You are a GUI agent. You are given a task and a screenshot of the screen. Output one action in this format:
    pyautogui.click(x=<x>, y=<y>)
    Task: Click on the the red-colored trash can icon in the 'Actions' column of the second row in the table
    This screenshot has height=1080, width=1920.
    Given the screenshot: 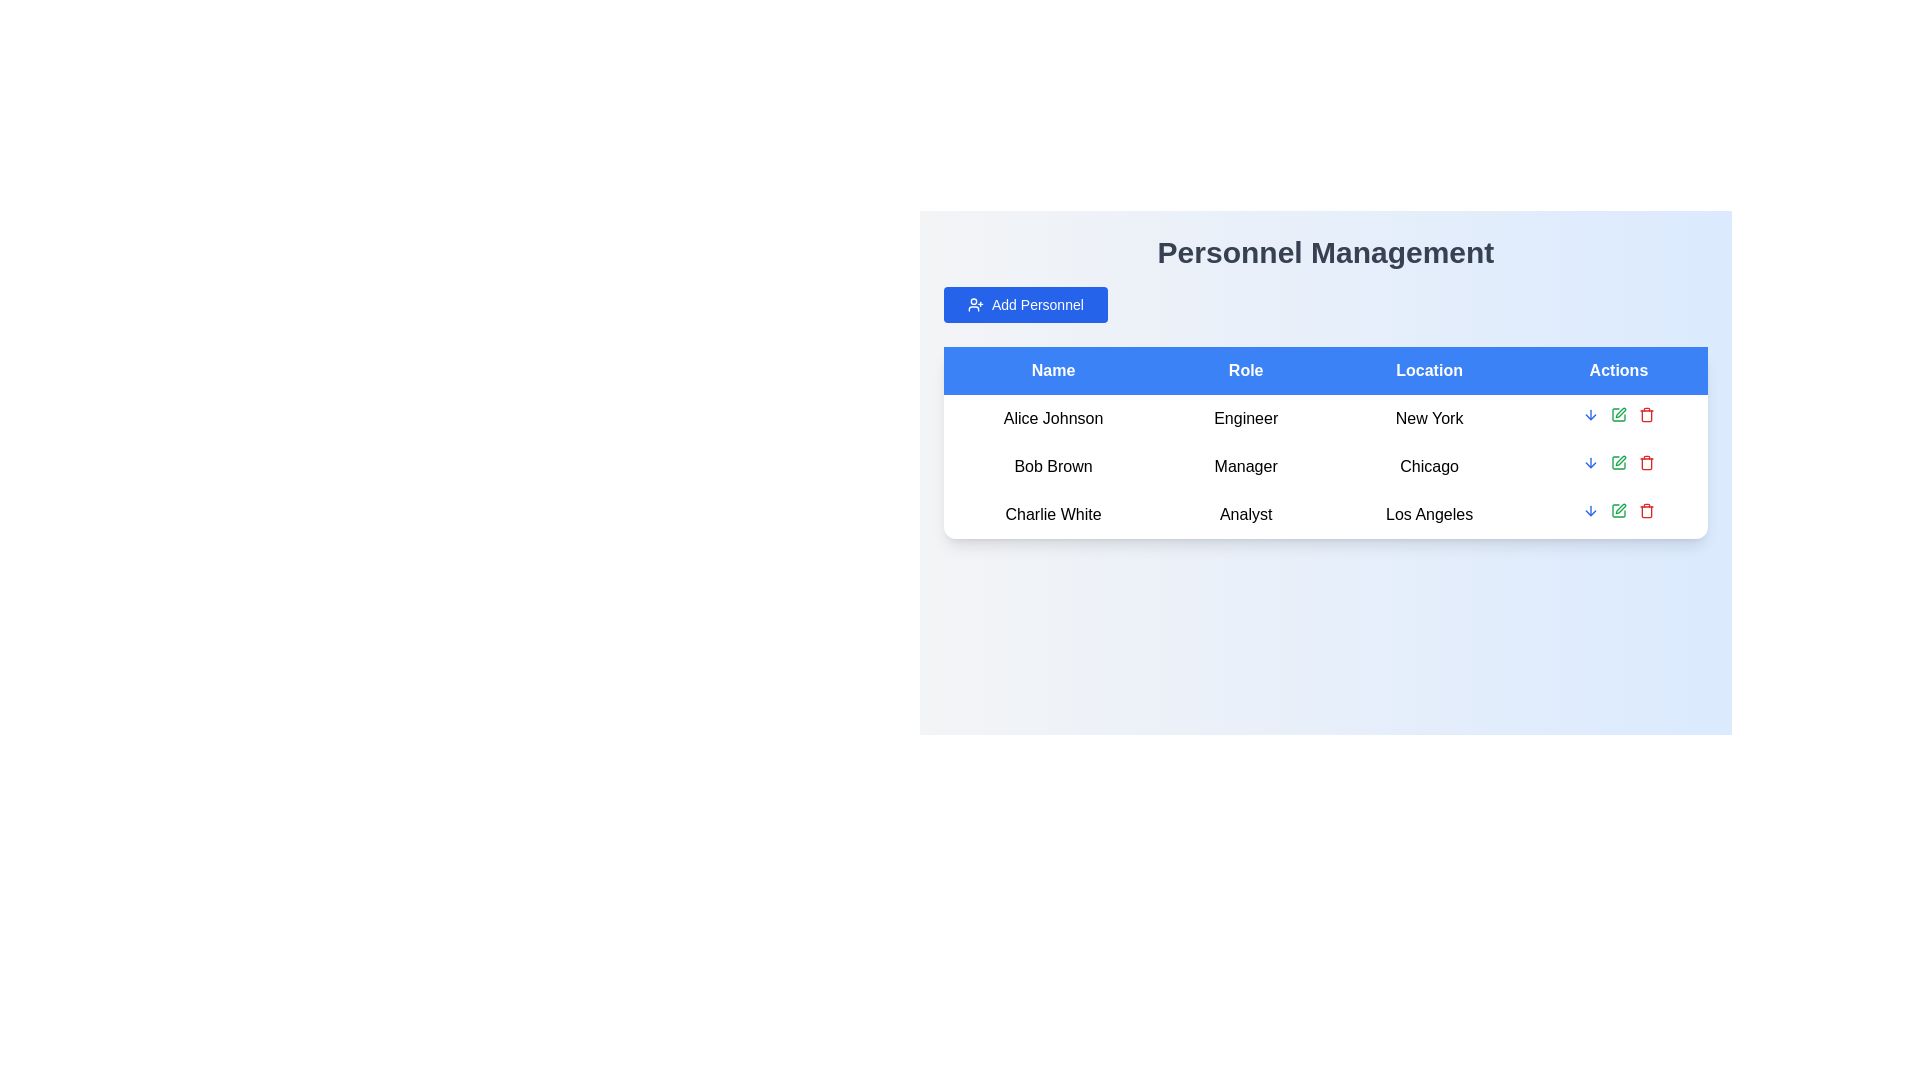 What is the action you would take?
    pyautogui.click(x=1646, y=462)
    